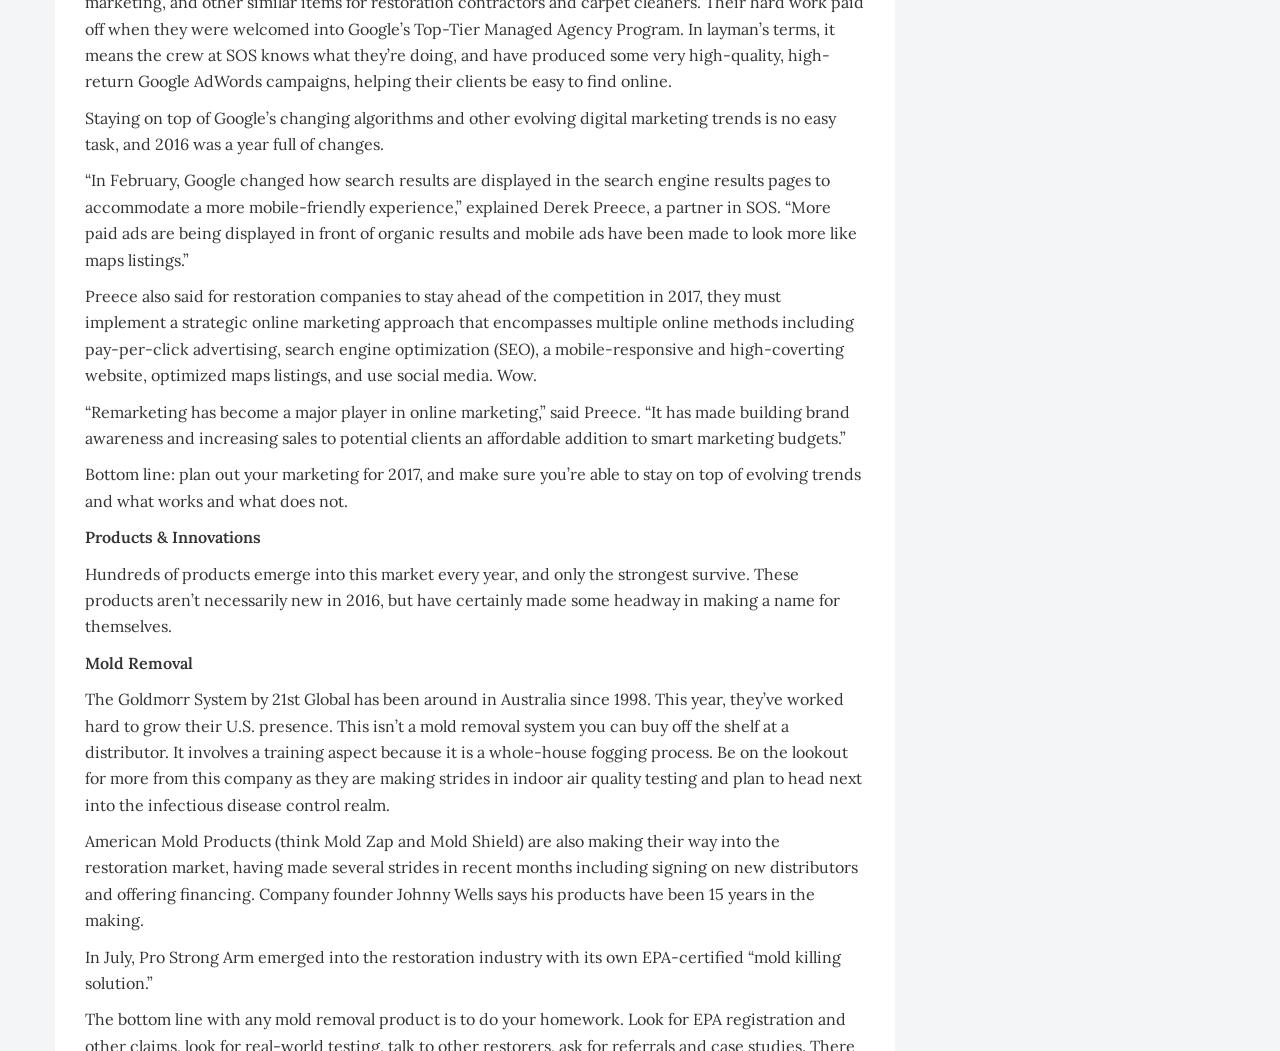 This screenshot has height=1051, width=1280. Describe the element at coordinates (138, 662) in the screenshot. I see `'Mold Removal'` at that location.